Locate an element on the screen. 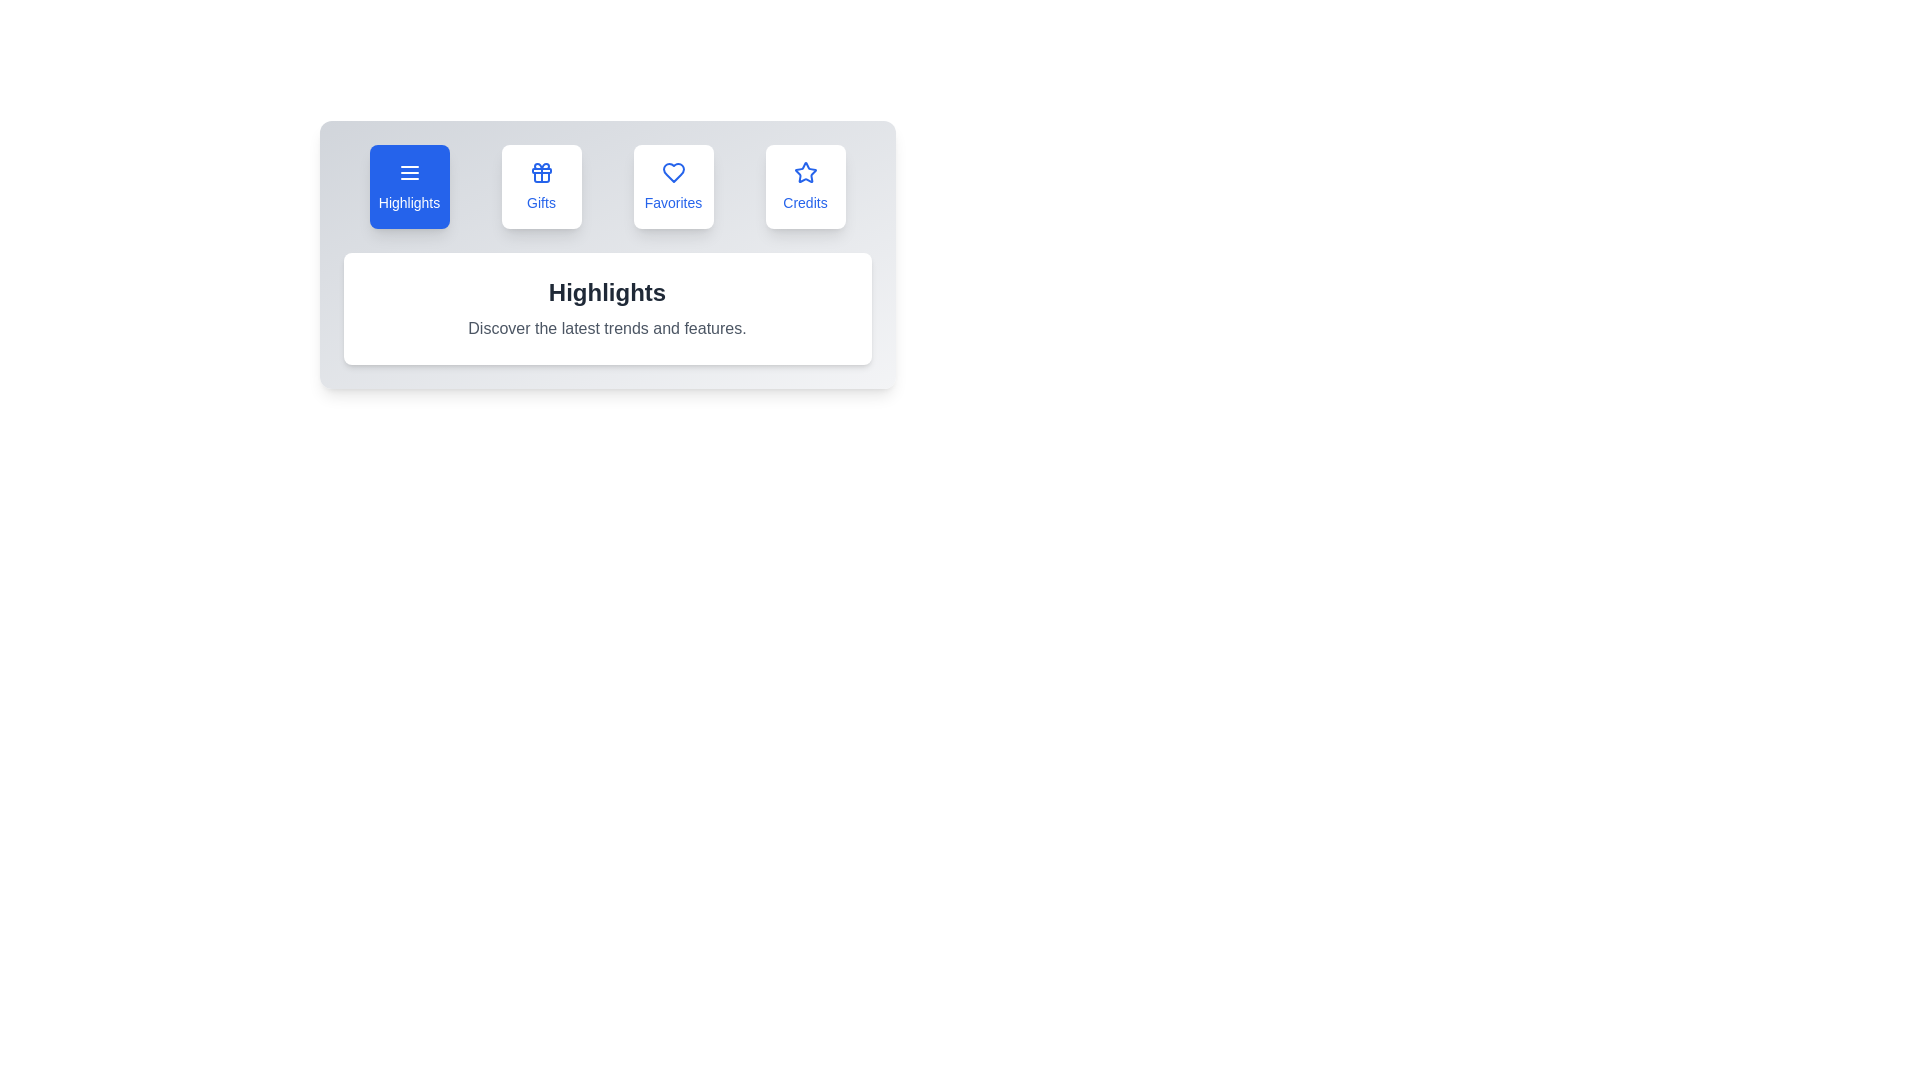 This screenshot has width=1920, height=1080. the tab labeled Credits is located at coordinates (805, 186).